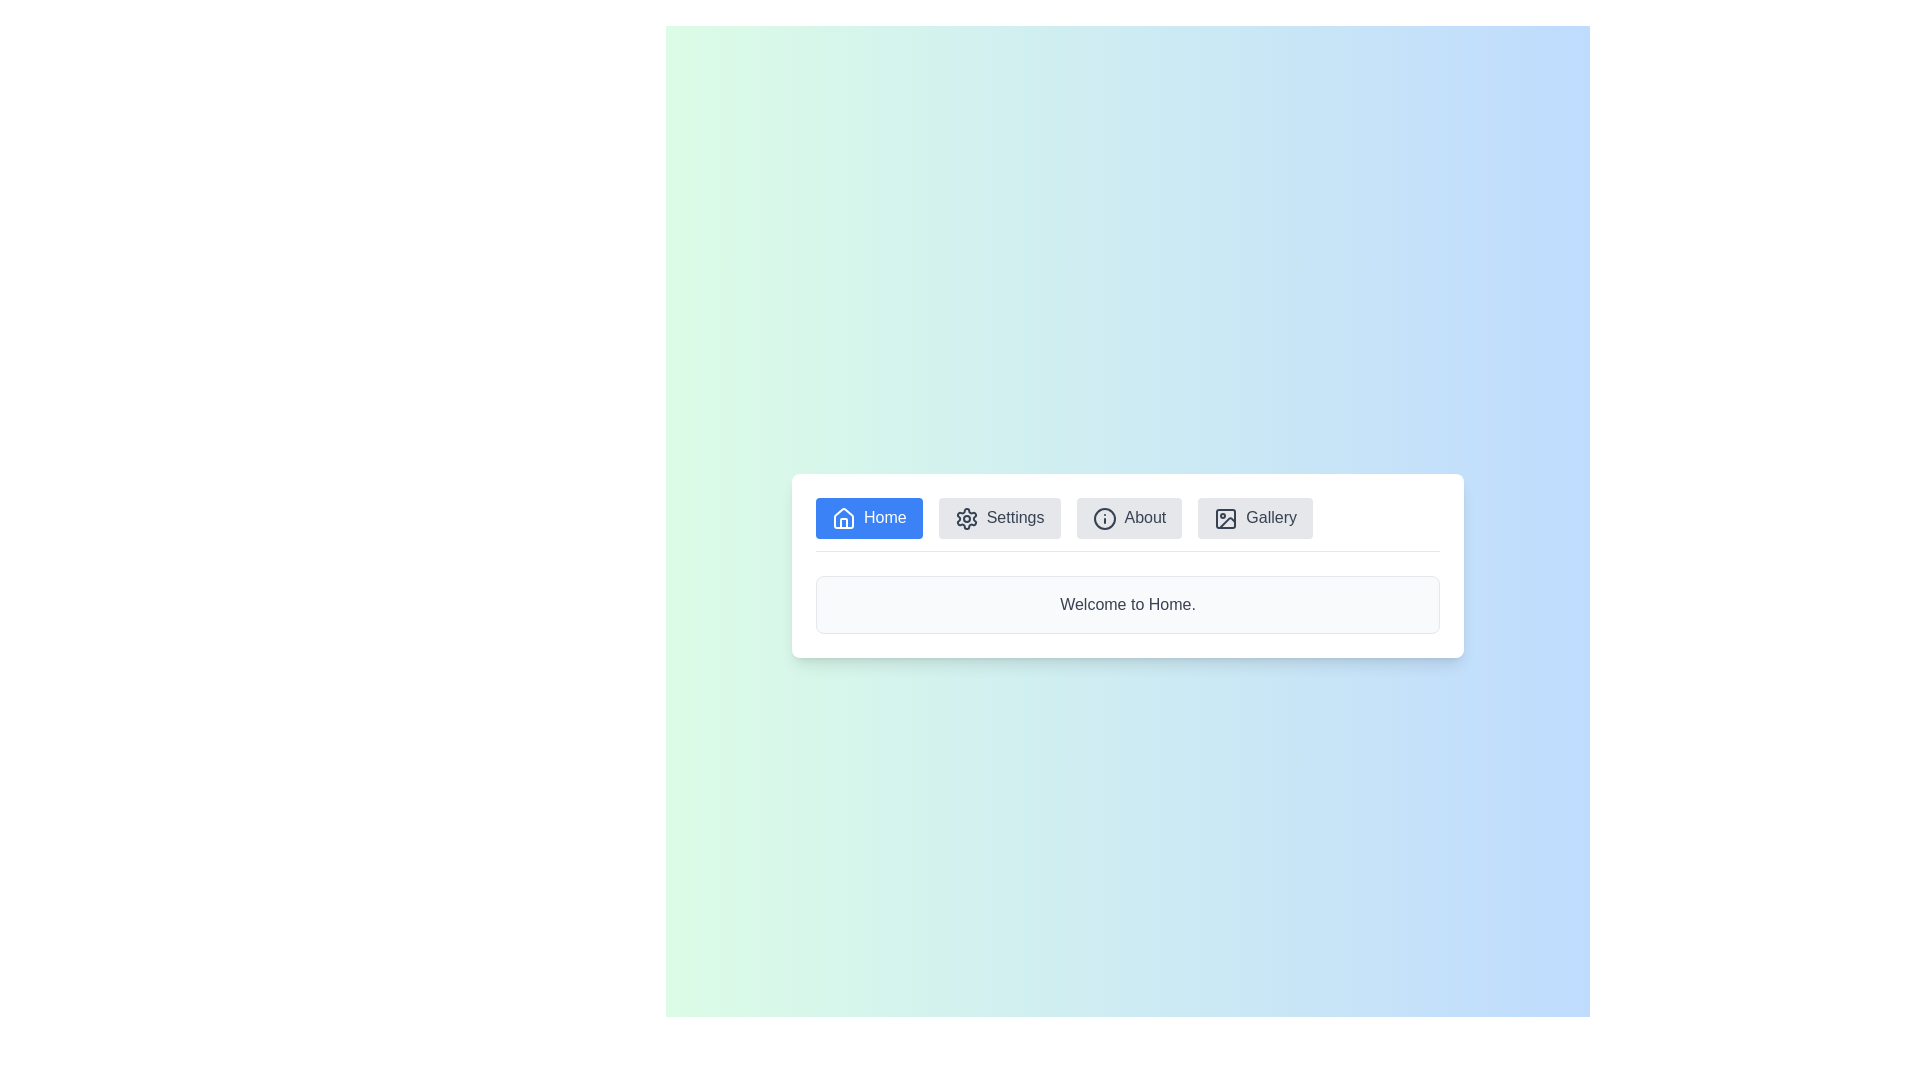 Image resolution: width=1920 pixels, height=1080 pixels. Describe the element at coordinates (1254, 517) in the screenshot. I see `the menu item button labeled Gallery to view its content` at that location.